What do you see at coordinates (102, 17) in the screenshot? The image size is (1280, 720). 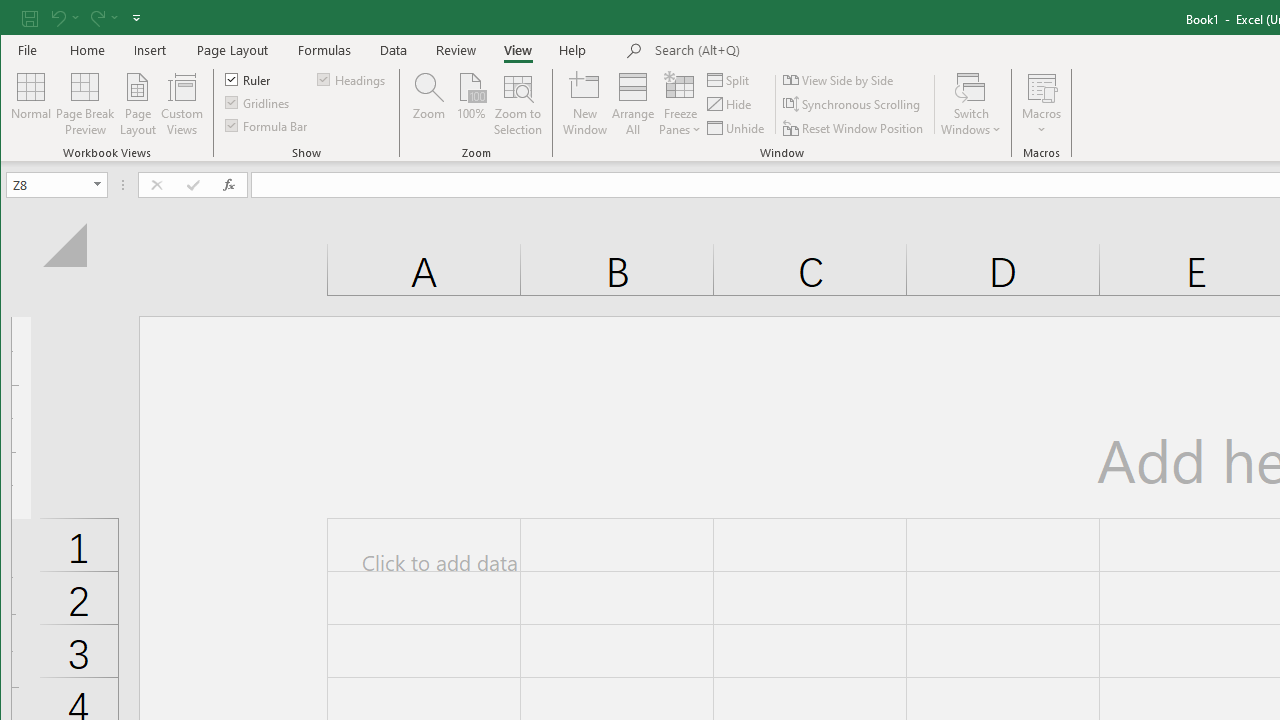 I see `'Redo'` at bounding box center [102, 17].